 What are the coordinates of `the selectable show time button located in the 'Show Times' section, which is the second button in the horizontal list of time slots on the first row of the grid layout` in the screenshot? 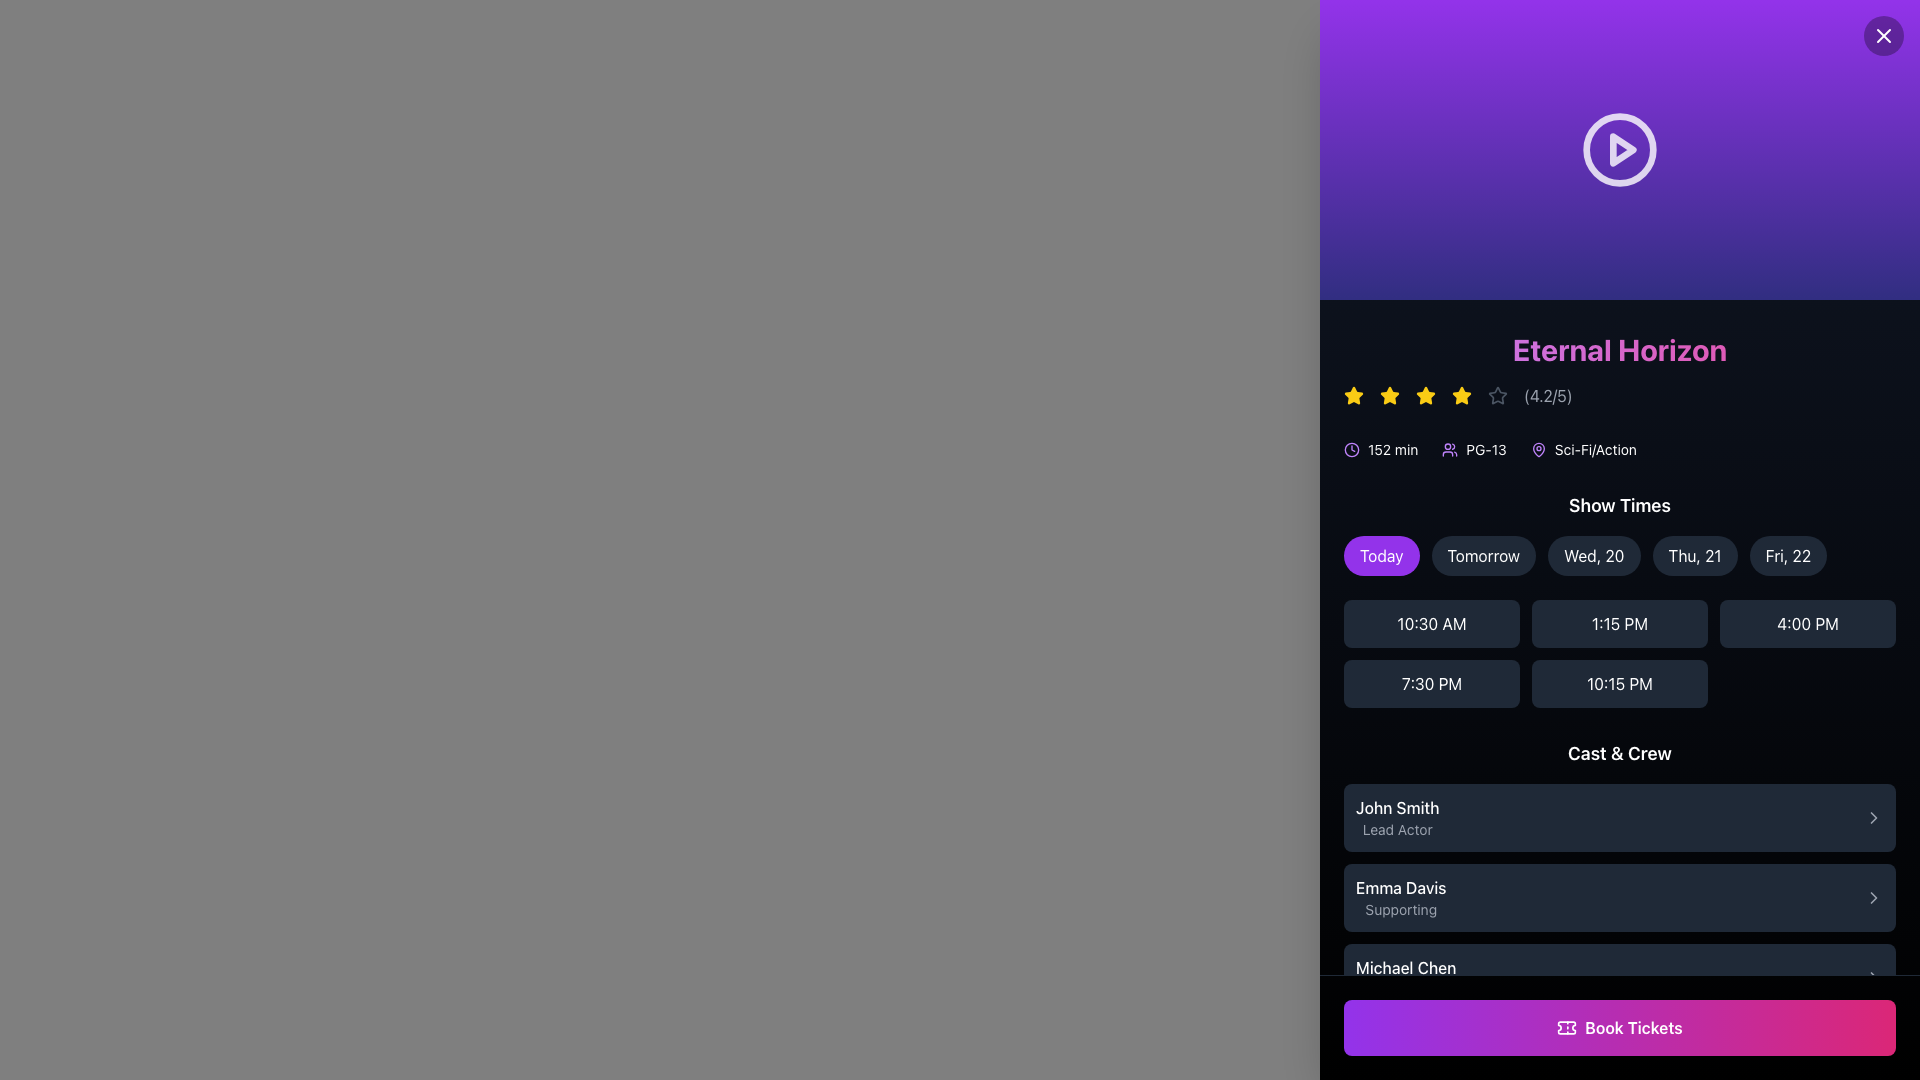 It's located at (1620, 623).